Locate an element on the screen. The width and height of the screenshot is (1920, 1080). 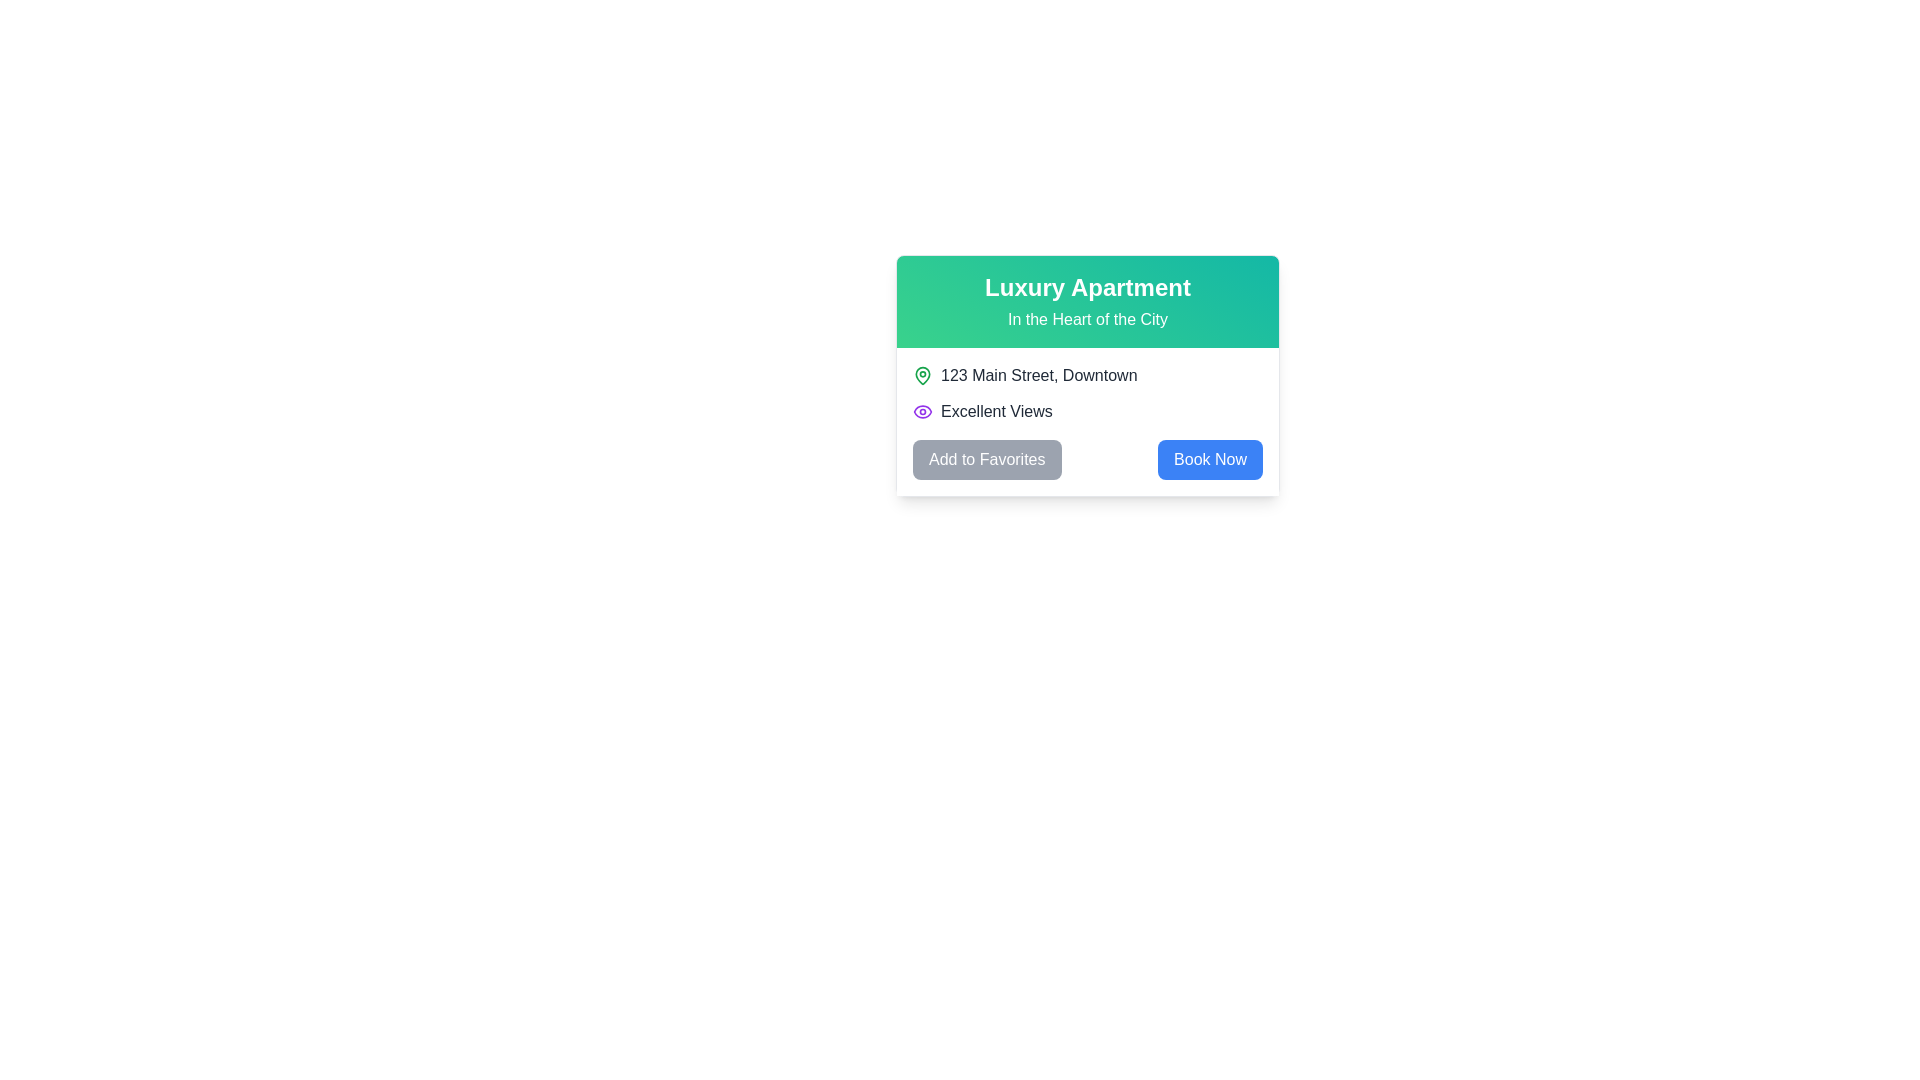
address displayed in the text label showing '123 Main Street, Downtown', located to the right of the green pin icon in the top part of the card layout is located at coordinates (1039, 375).